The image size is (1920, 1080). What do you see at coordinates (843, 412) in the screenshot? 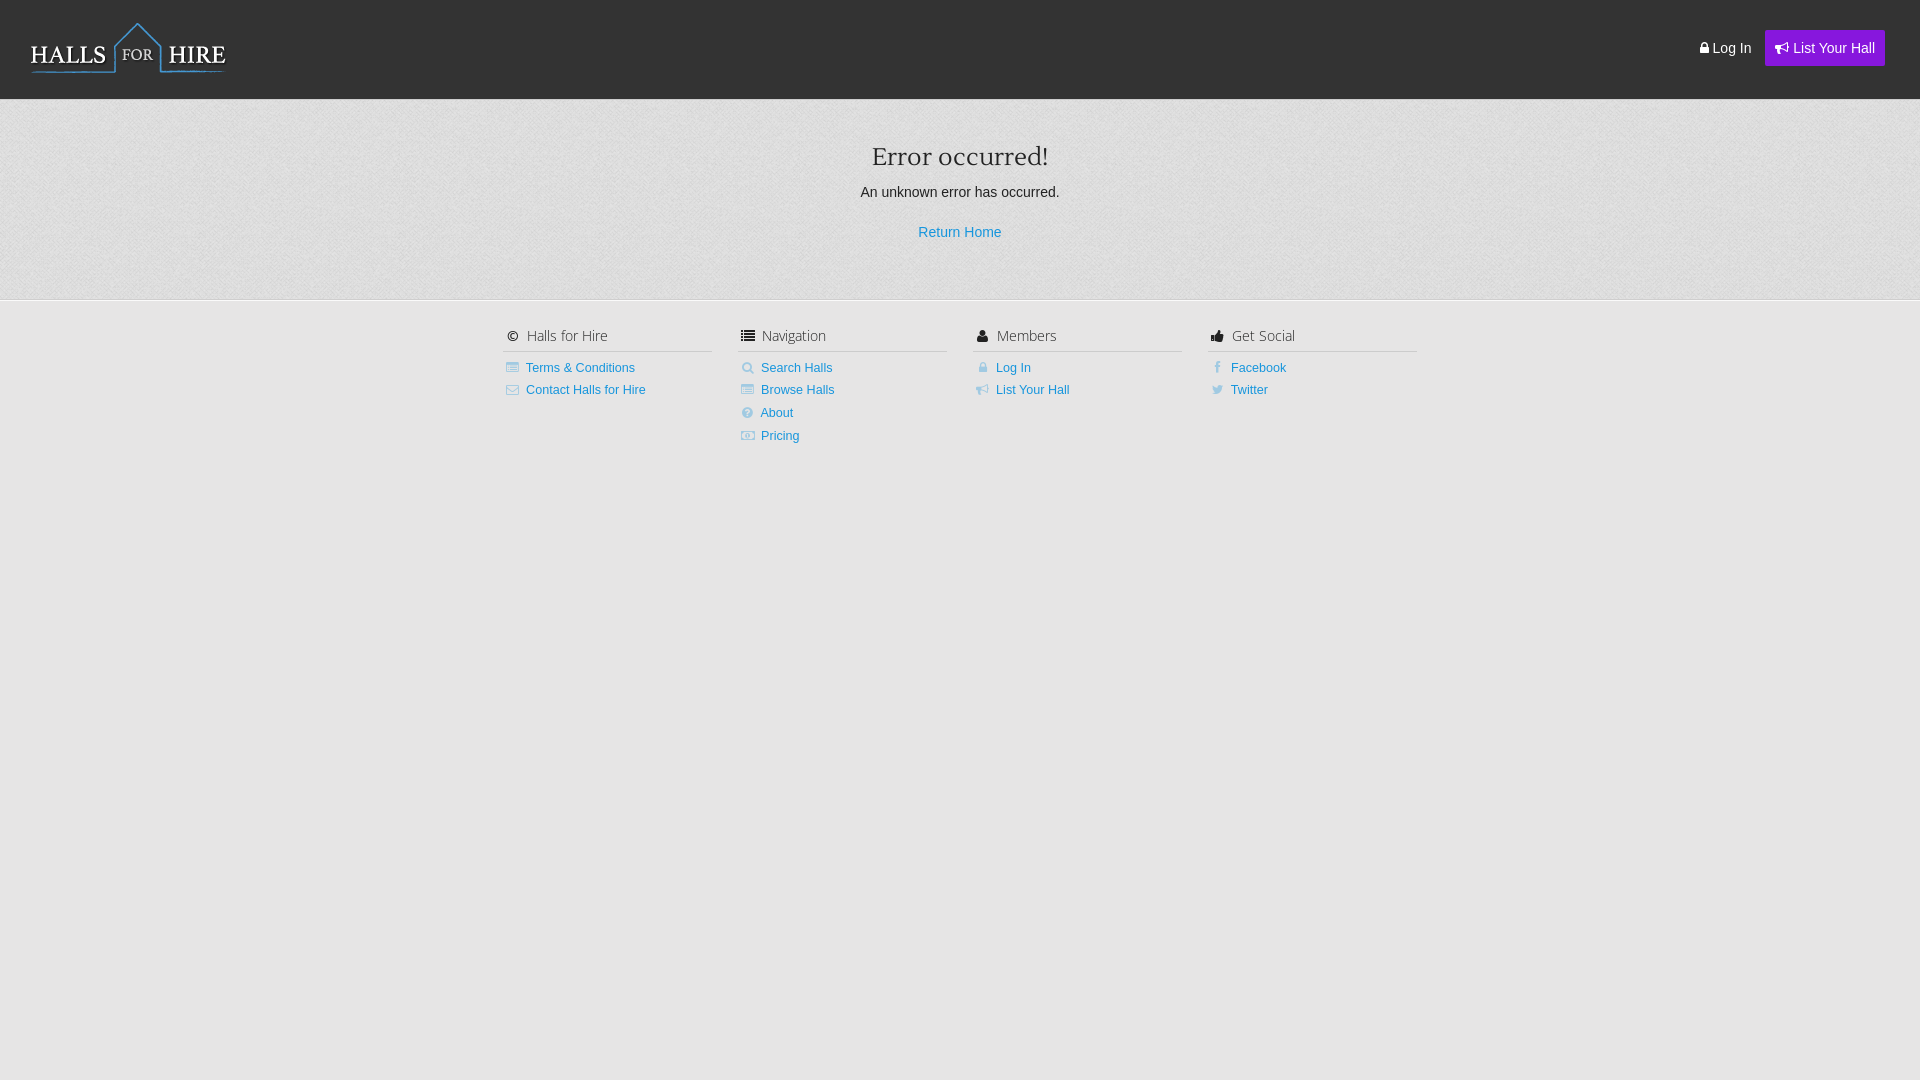
I see `'About'` at bounding box center [843, 412].